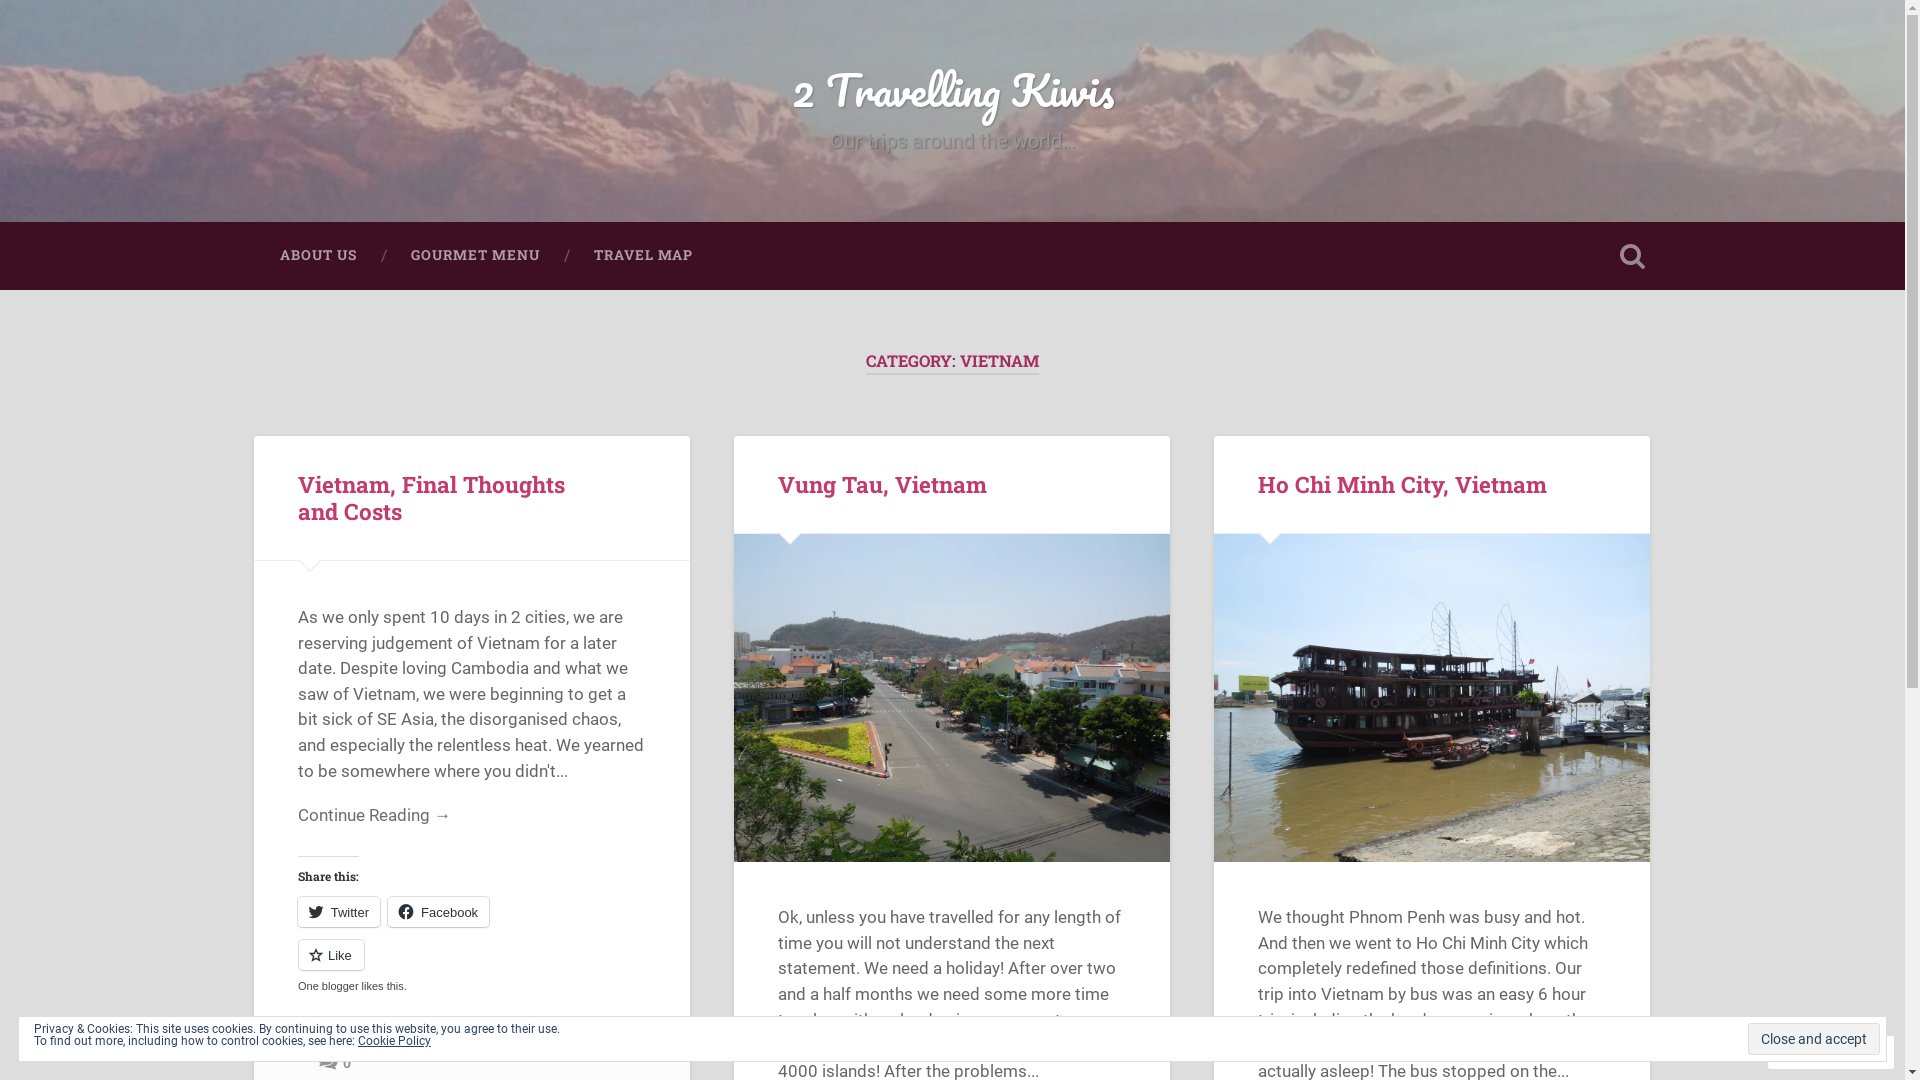 The image size is (1920, 1080). What do you see at coordinates (296, 1051) in the screenshot?
I see `'March 14, 2013'` at bounding box center [296, 1051].